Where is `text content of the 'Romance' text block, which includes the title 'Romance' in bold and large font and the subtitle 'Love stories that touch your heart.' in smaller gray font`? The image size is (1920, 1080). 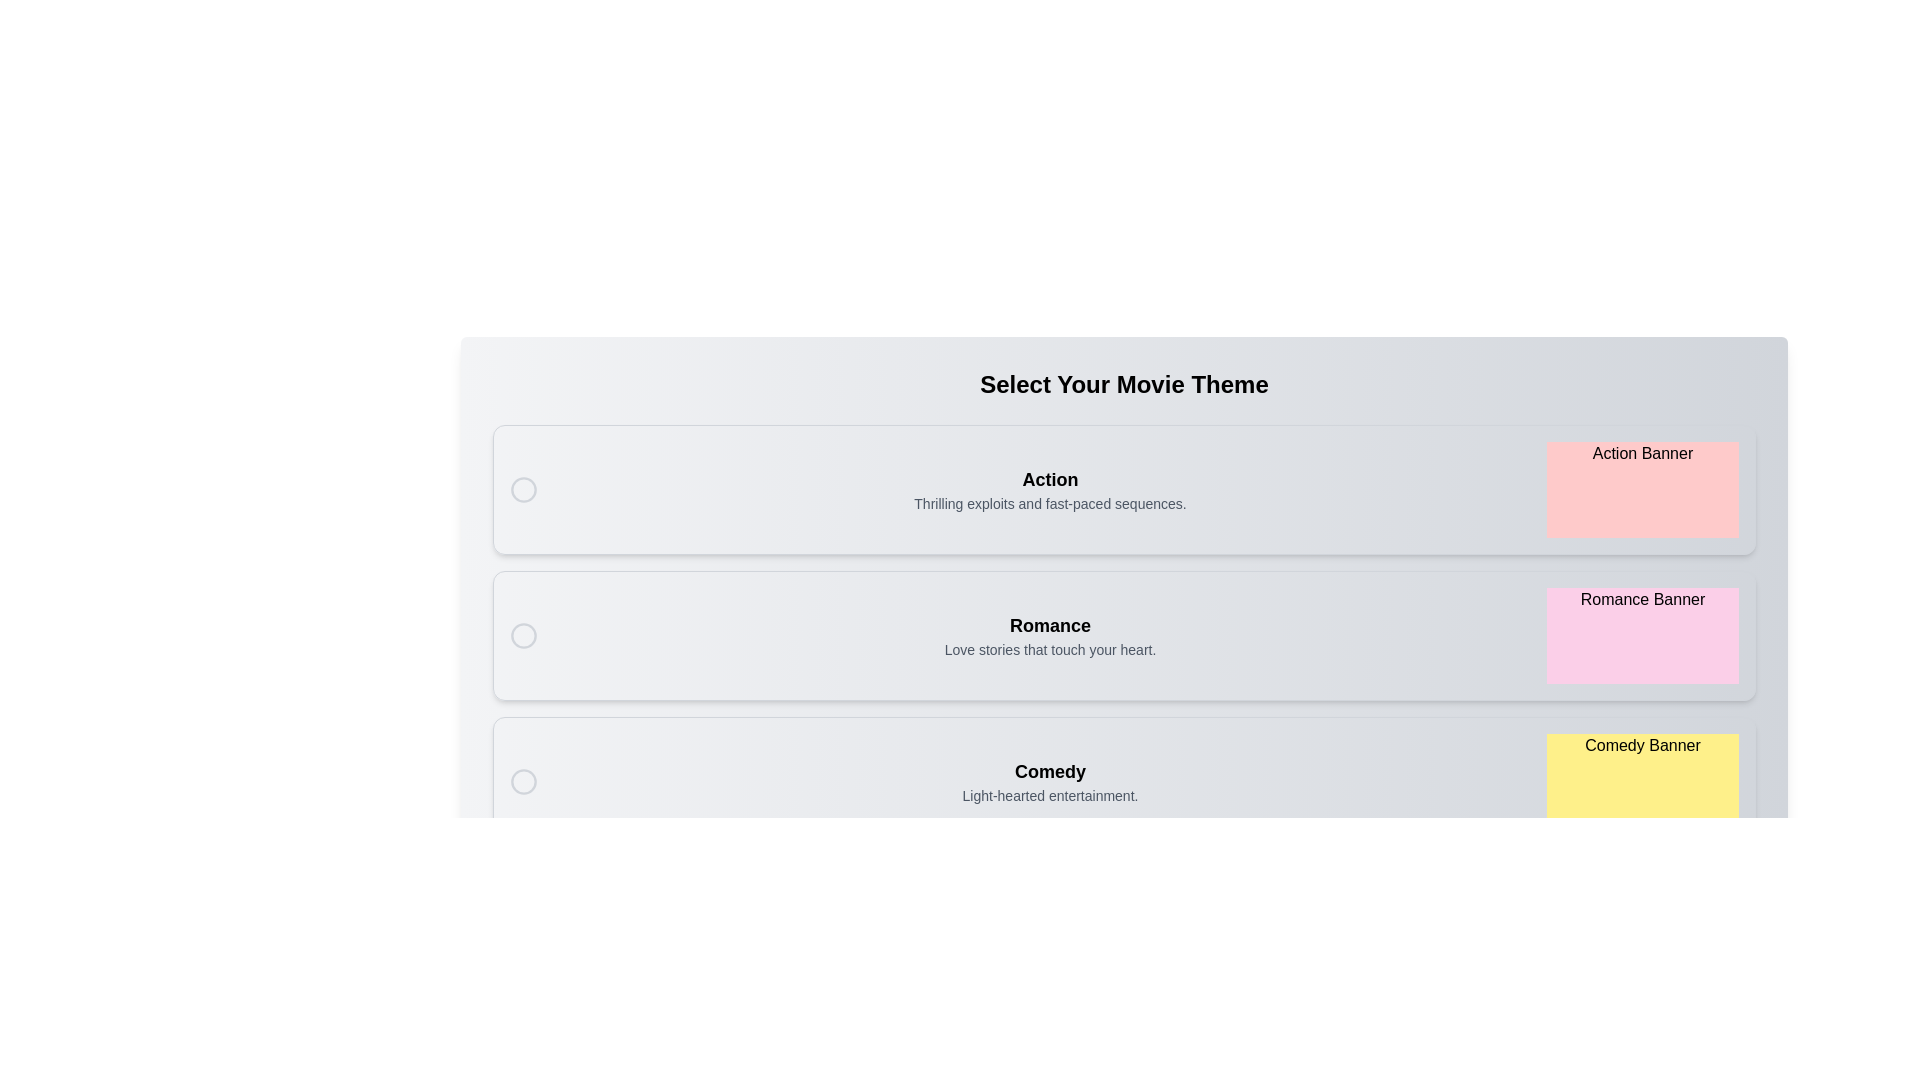
text content of the 'Romance' text block, which includes the title 'Romance' in bold and large font and the subtitle 'Love stories that touch your heart.' in smaller gray font is located at coordinates (1049, 636).